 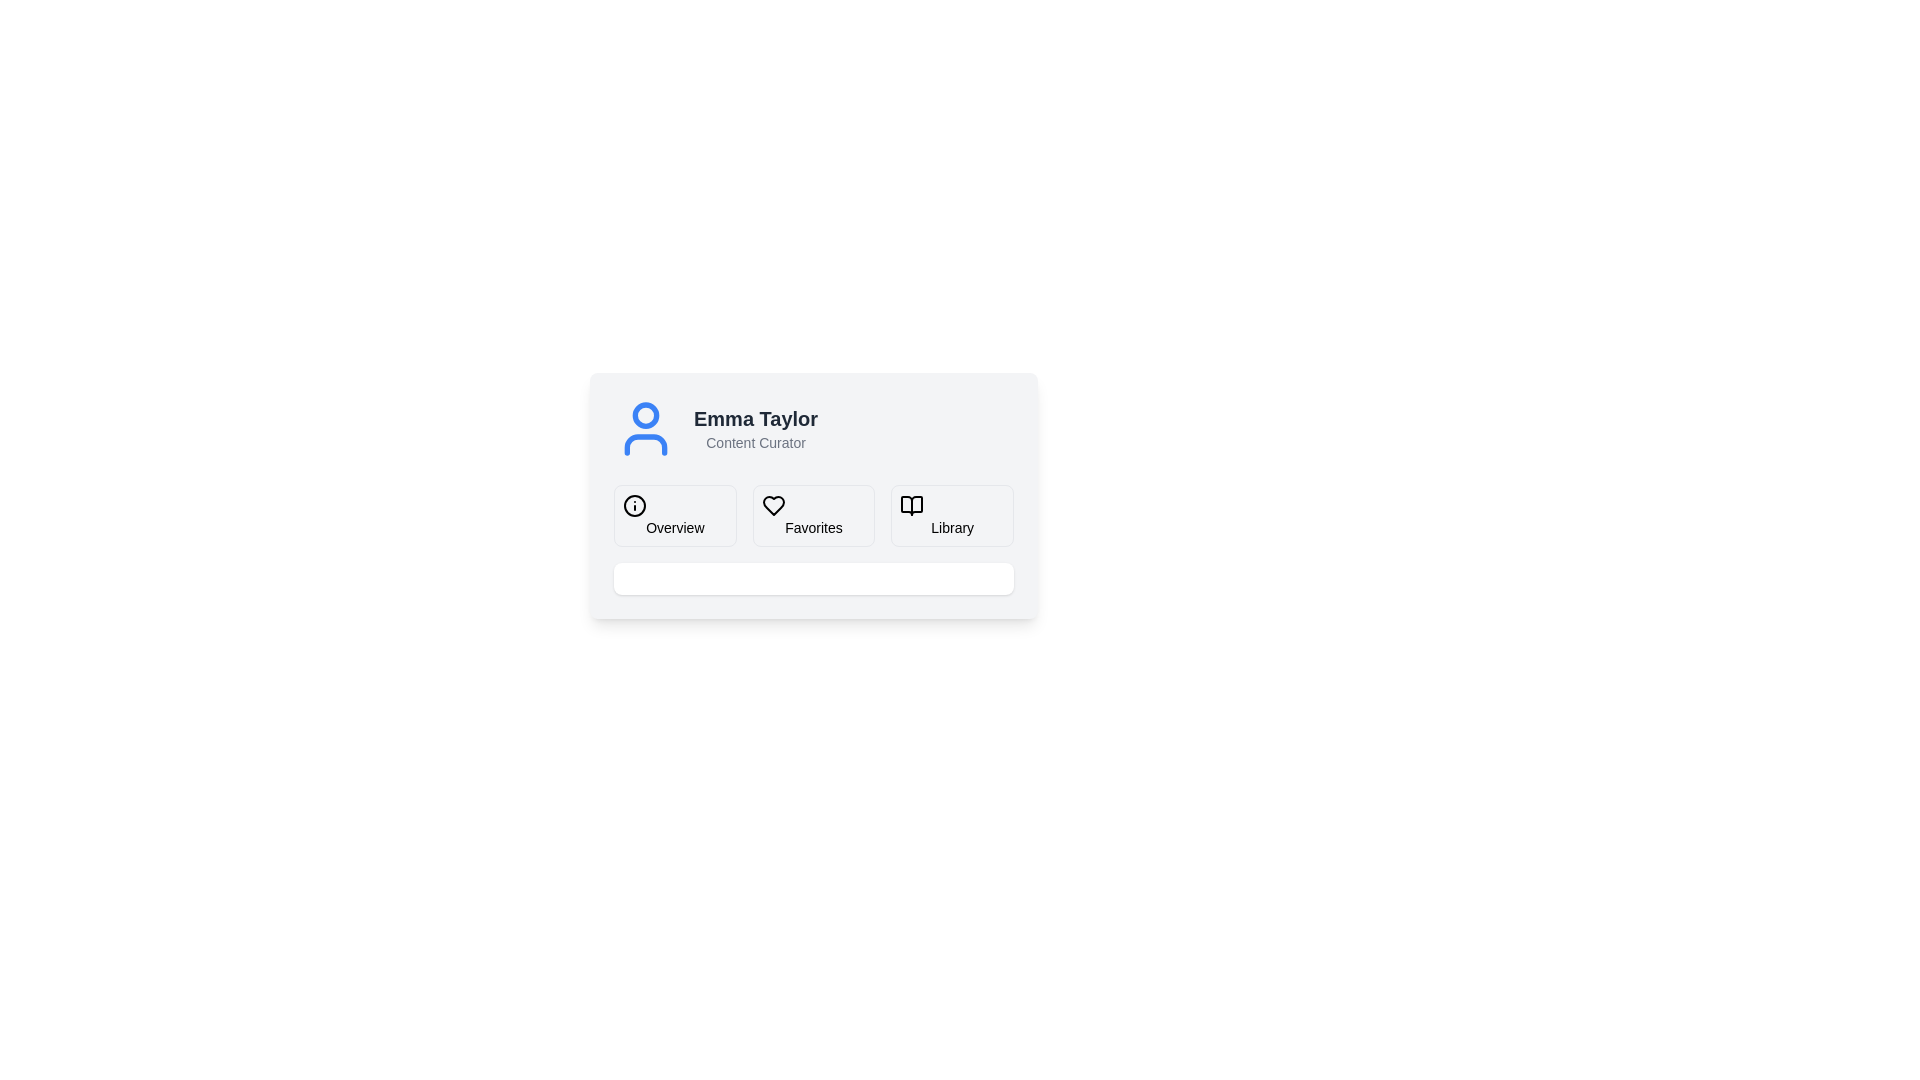 What do you see at coordinates (911, 504) in the screenshot?
I see `the open book icon (SVG) on the right side of the row containing 'Overview,' 'Favorites,' and 'Library'` at bounding box center [911, 504].